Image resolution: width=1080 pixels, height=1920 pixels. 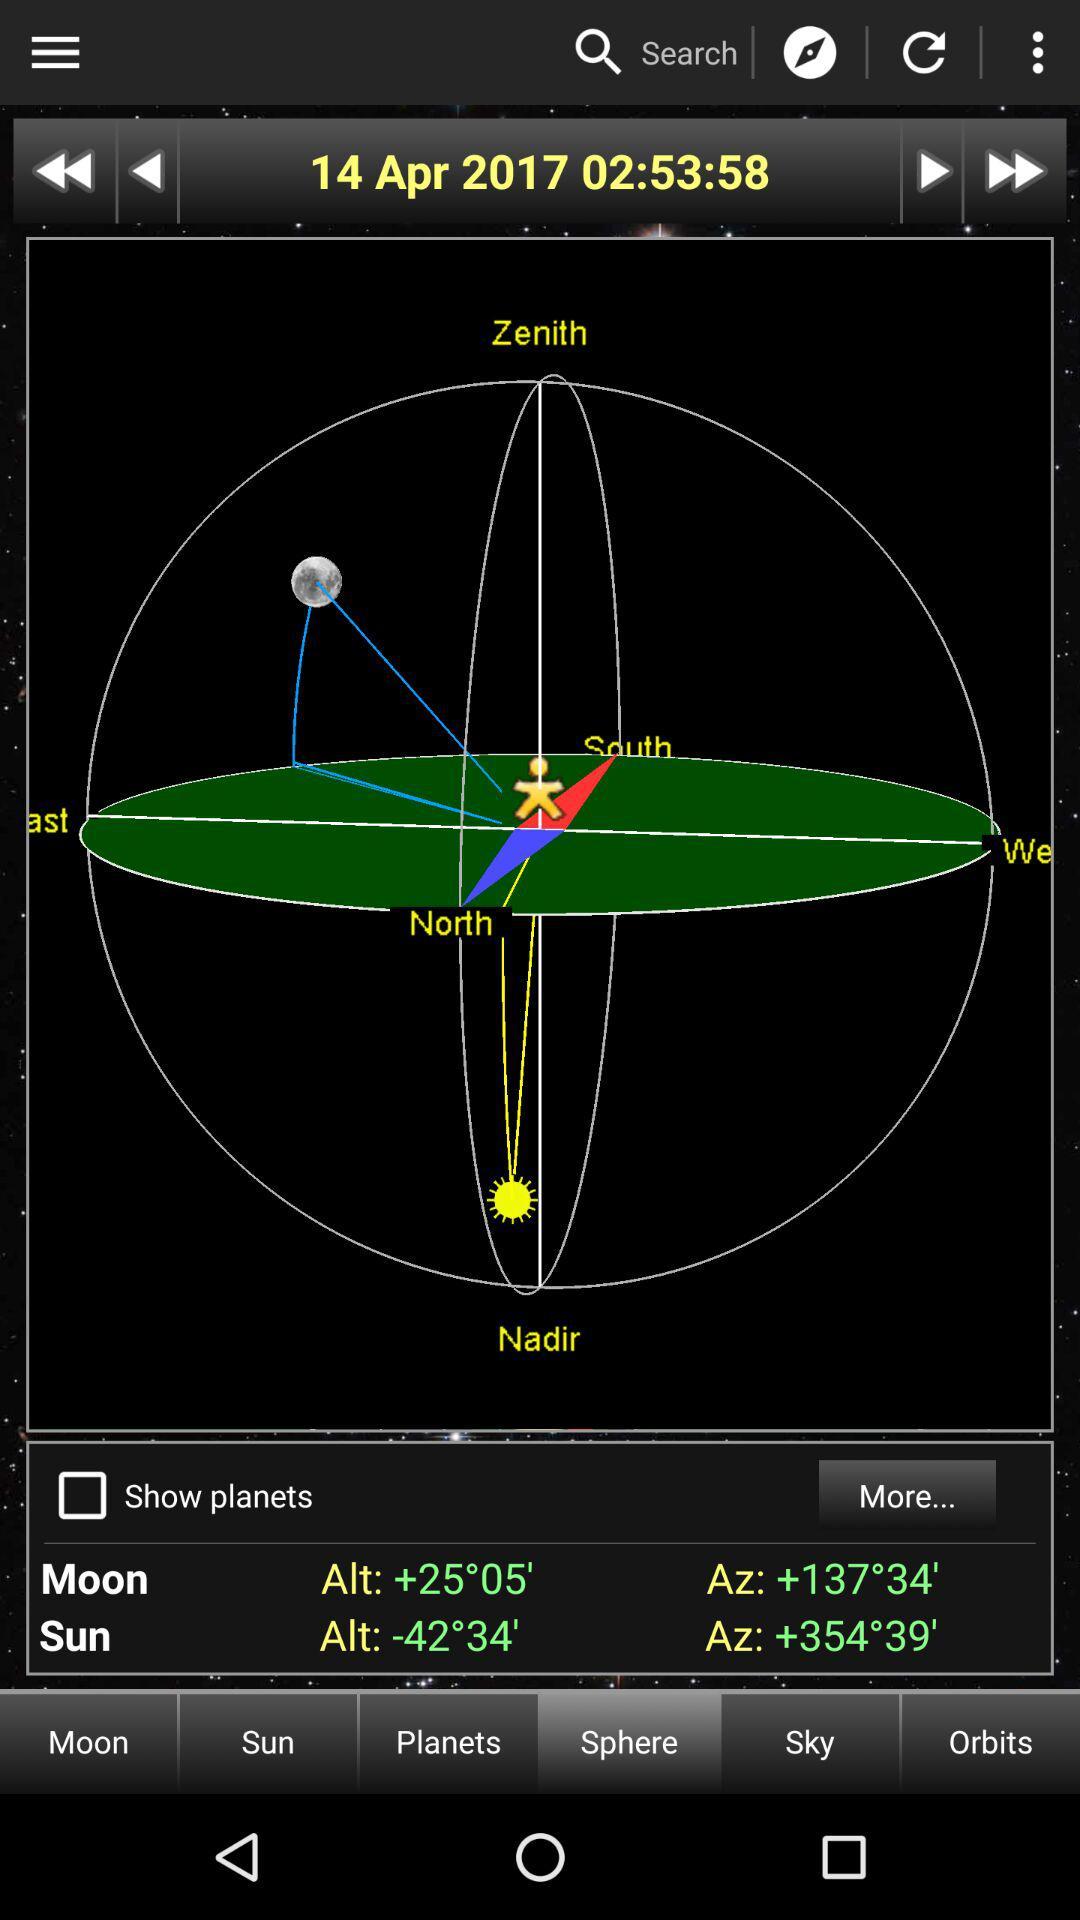 I want to click on rewind, so click(x=63, y=171).